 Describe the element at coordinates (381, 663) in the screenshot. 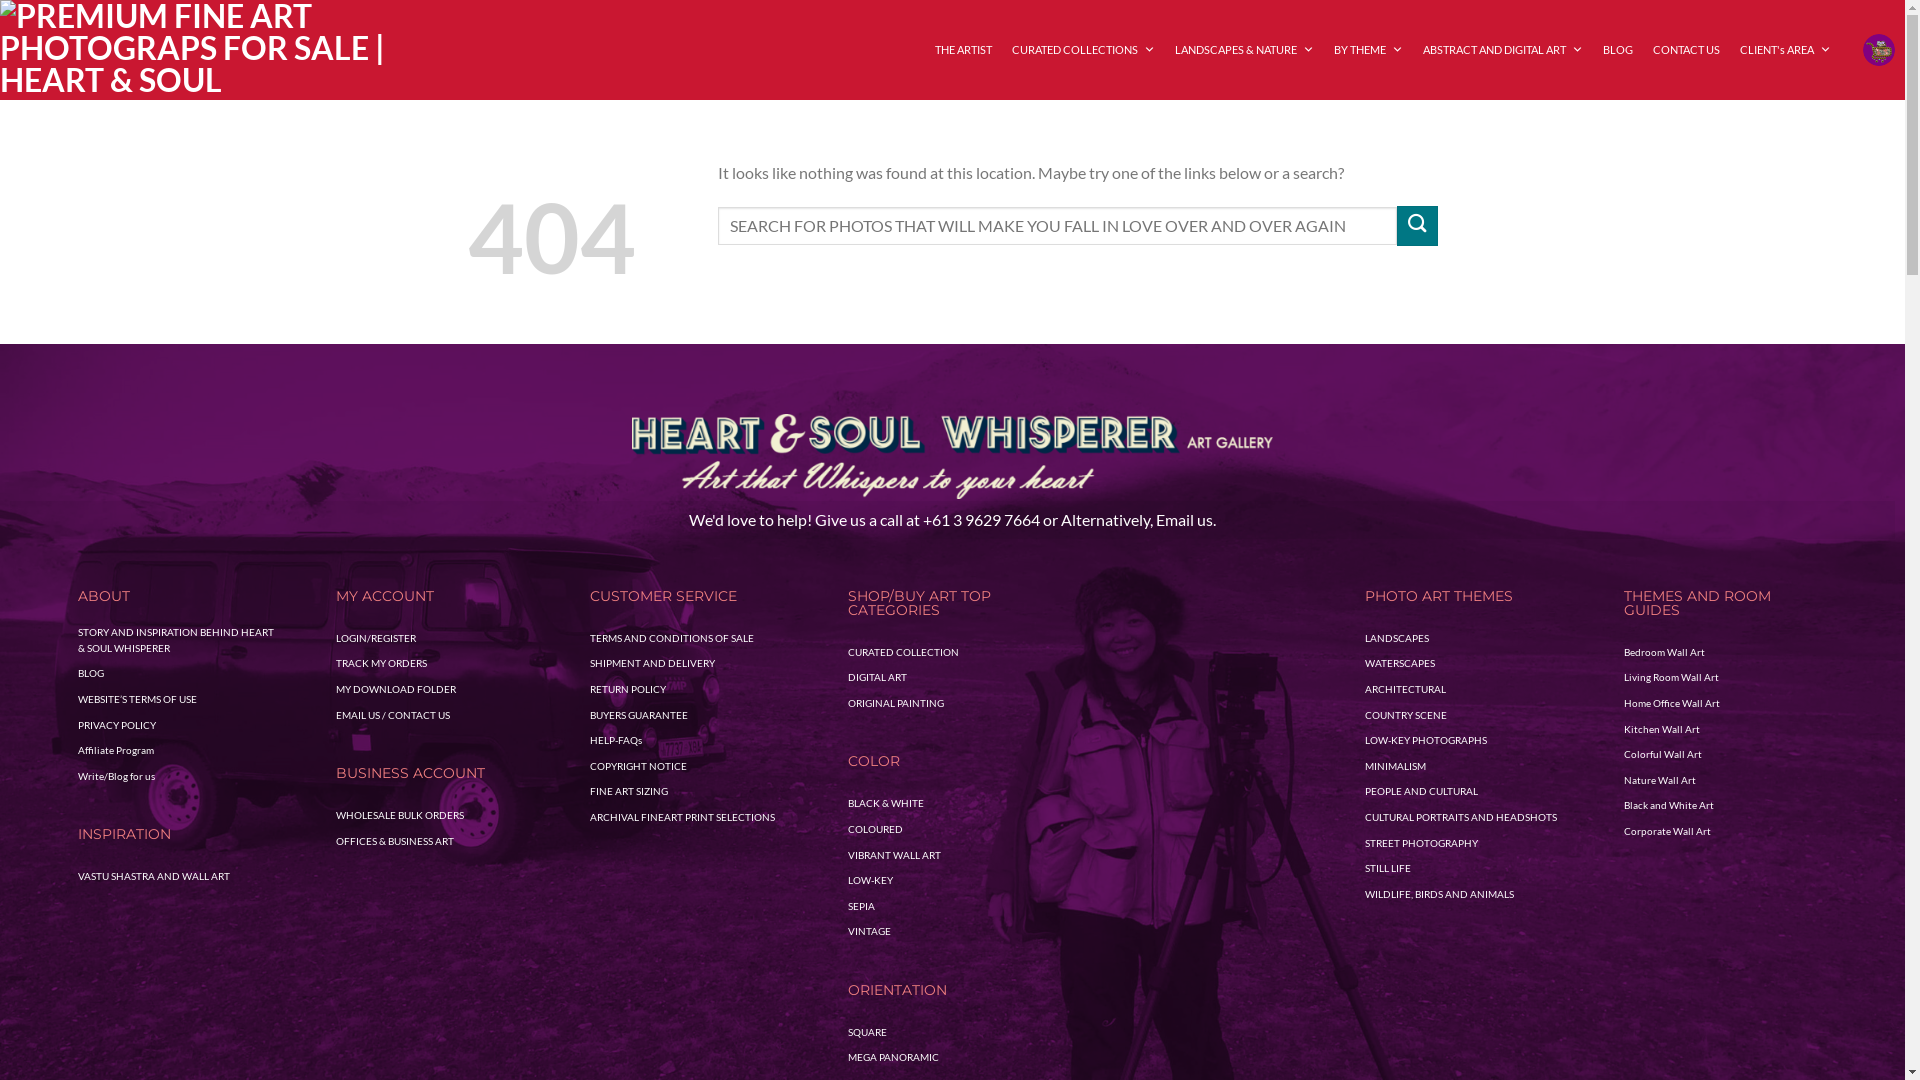

I see `'TRACK MY ORDERS'` at that location.